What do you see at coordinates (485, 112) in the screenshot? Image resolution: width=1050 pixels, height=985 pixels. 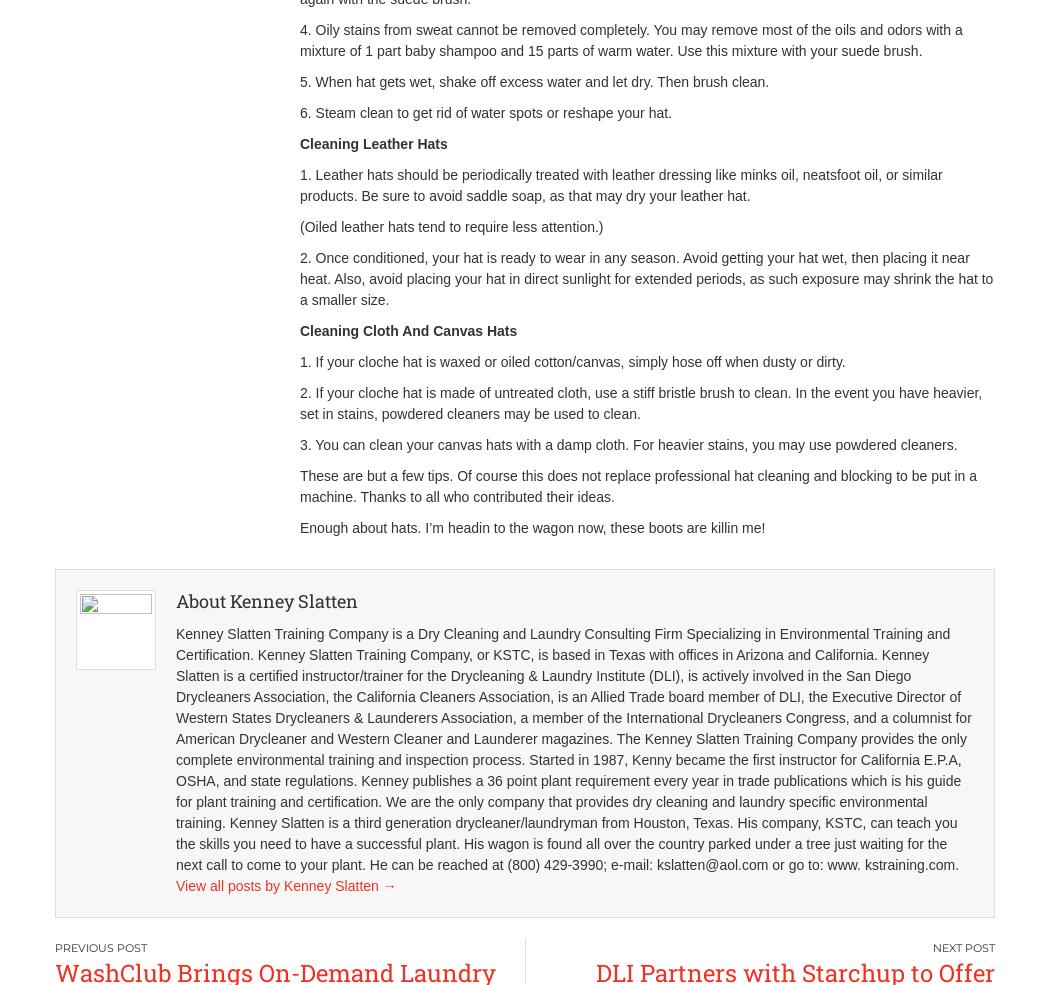 I see `'6. Steam clean to get rid of water spots or reshape your hat.'` at bounding box center [485, 112].